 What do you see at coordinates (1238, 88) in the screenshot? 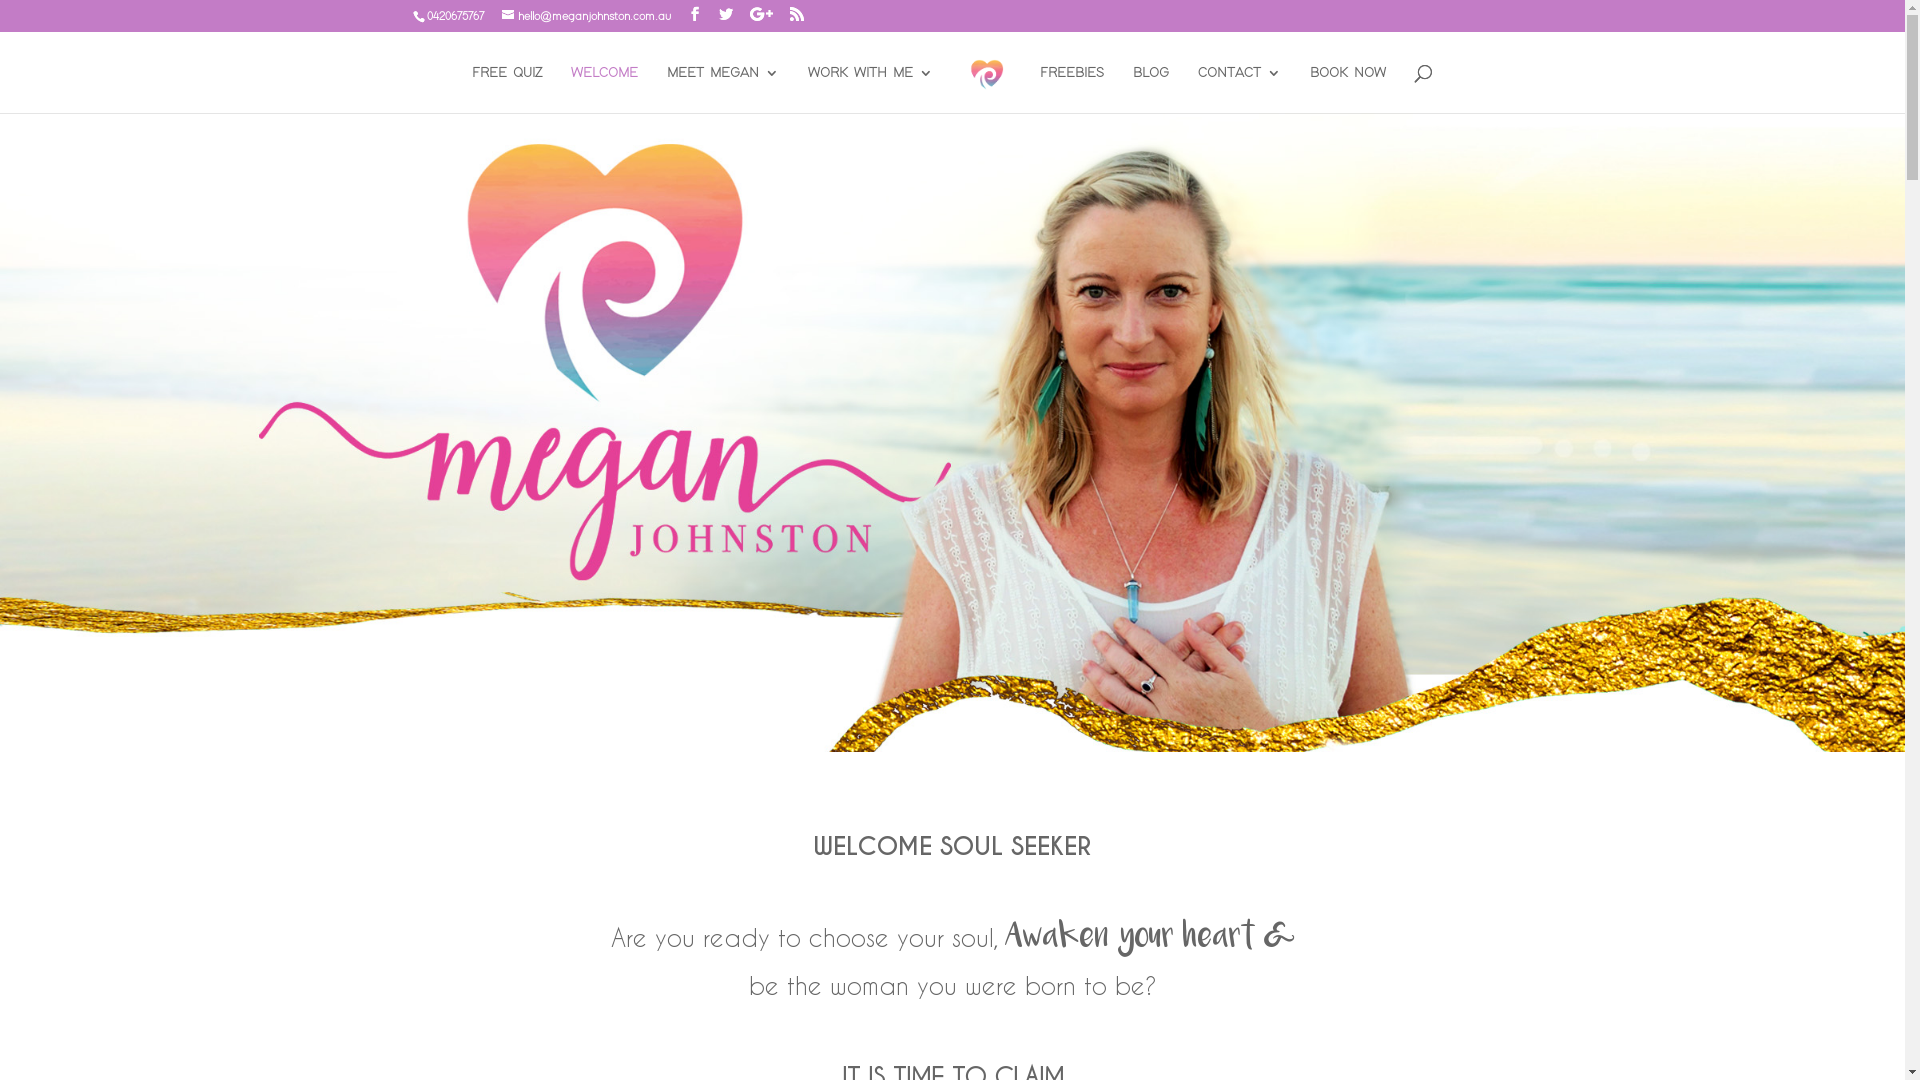
I see `'CONTACT'` at bounding box center [1238, 88].